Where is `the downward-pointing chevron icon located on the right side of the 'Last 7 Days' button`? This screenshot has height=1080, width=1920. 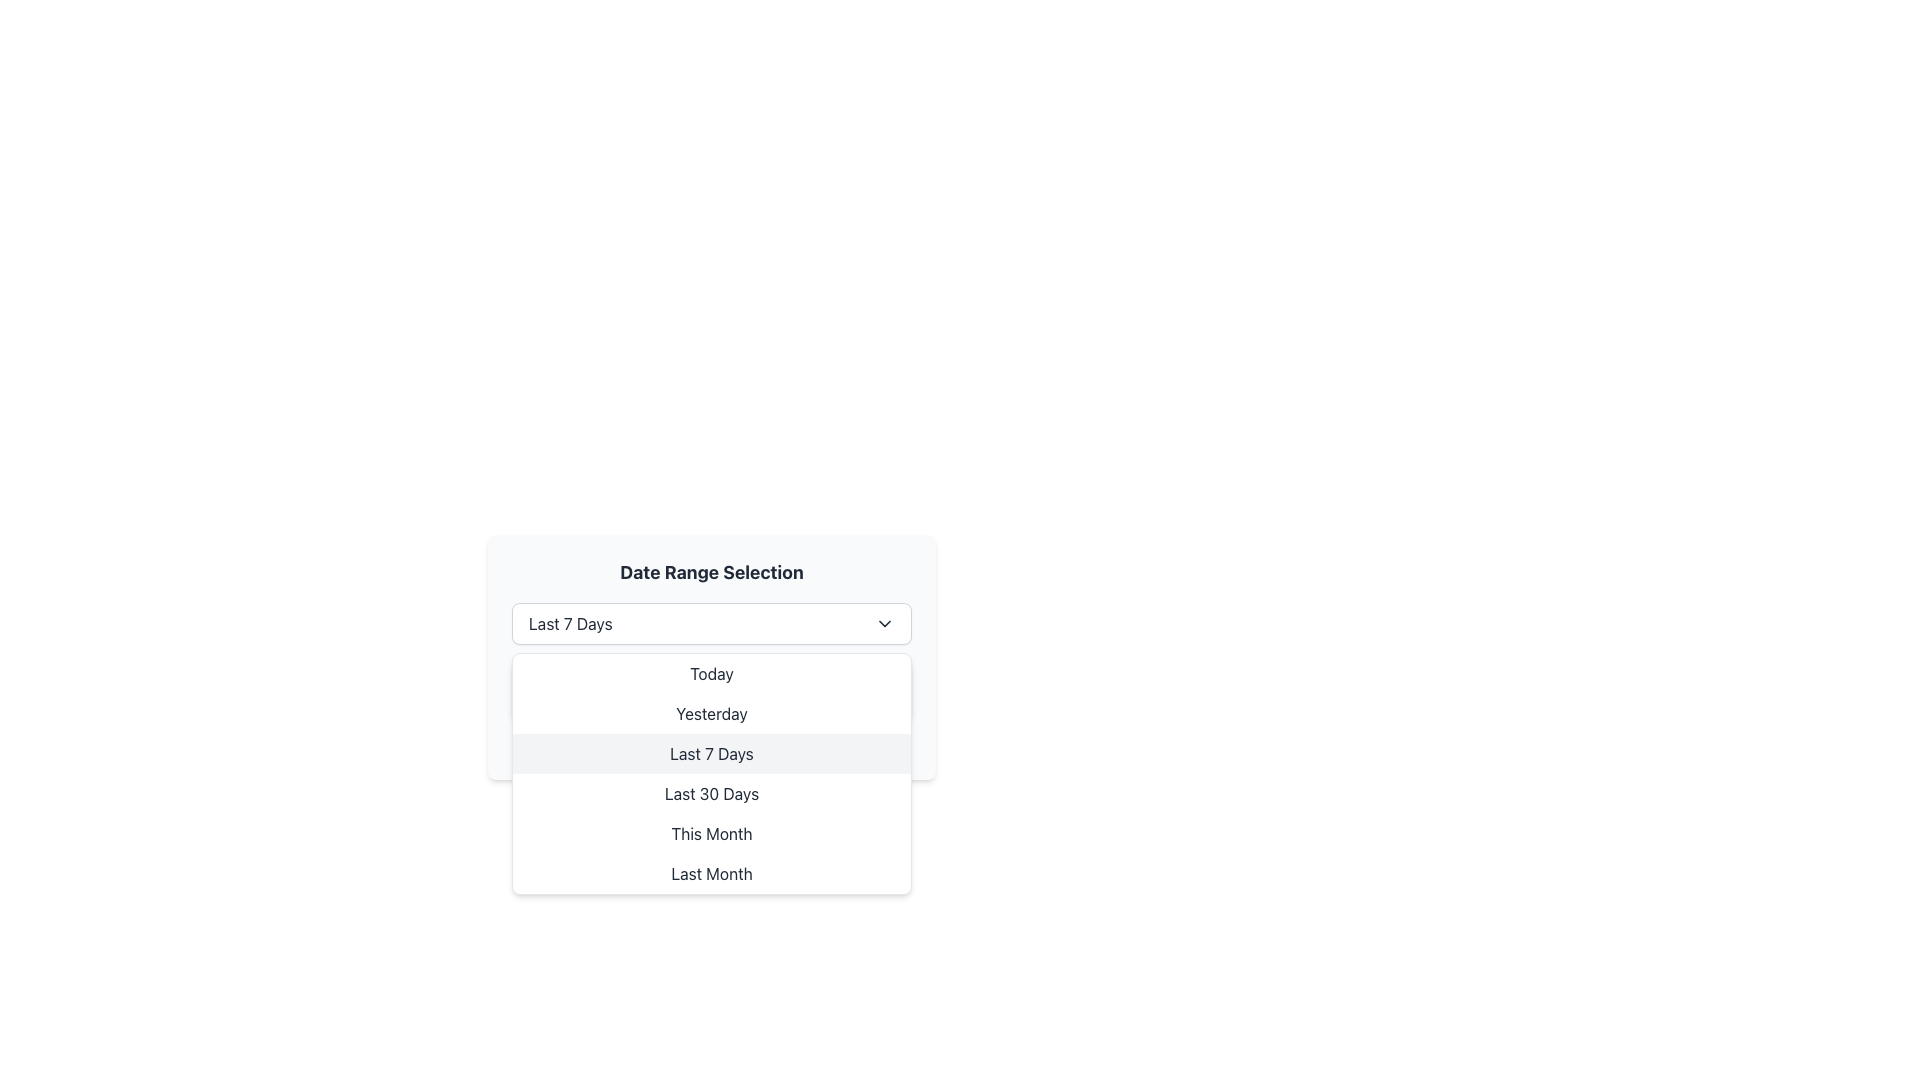 the downward-pointing chevron icon located on the right side of the 'Last 7 Days' button is located at coordinates (883, 623).